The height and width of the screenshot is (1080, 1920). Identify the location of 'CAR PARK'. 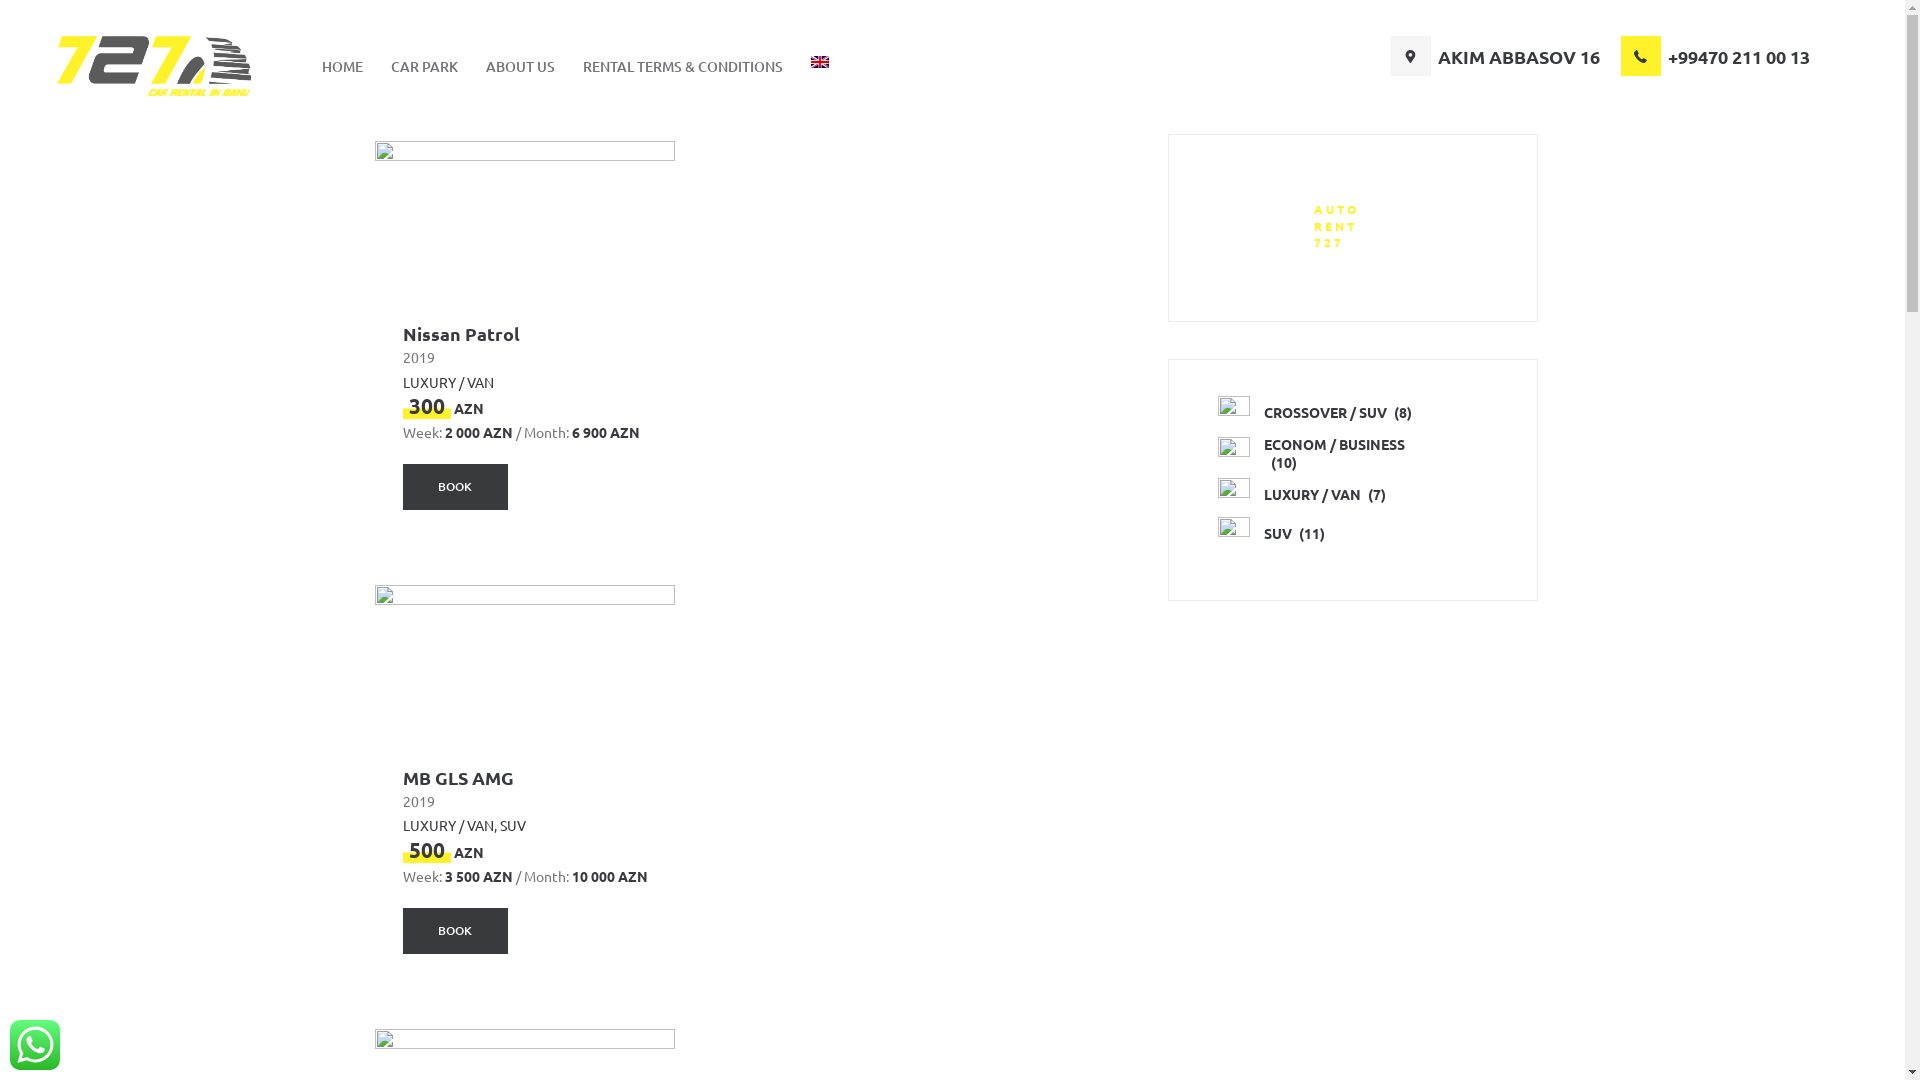
(423, 65).